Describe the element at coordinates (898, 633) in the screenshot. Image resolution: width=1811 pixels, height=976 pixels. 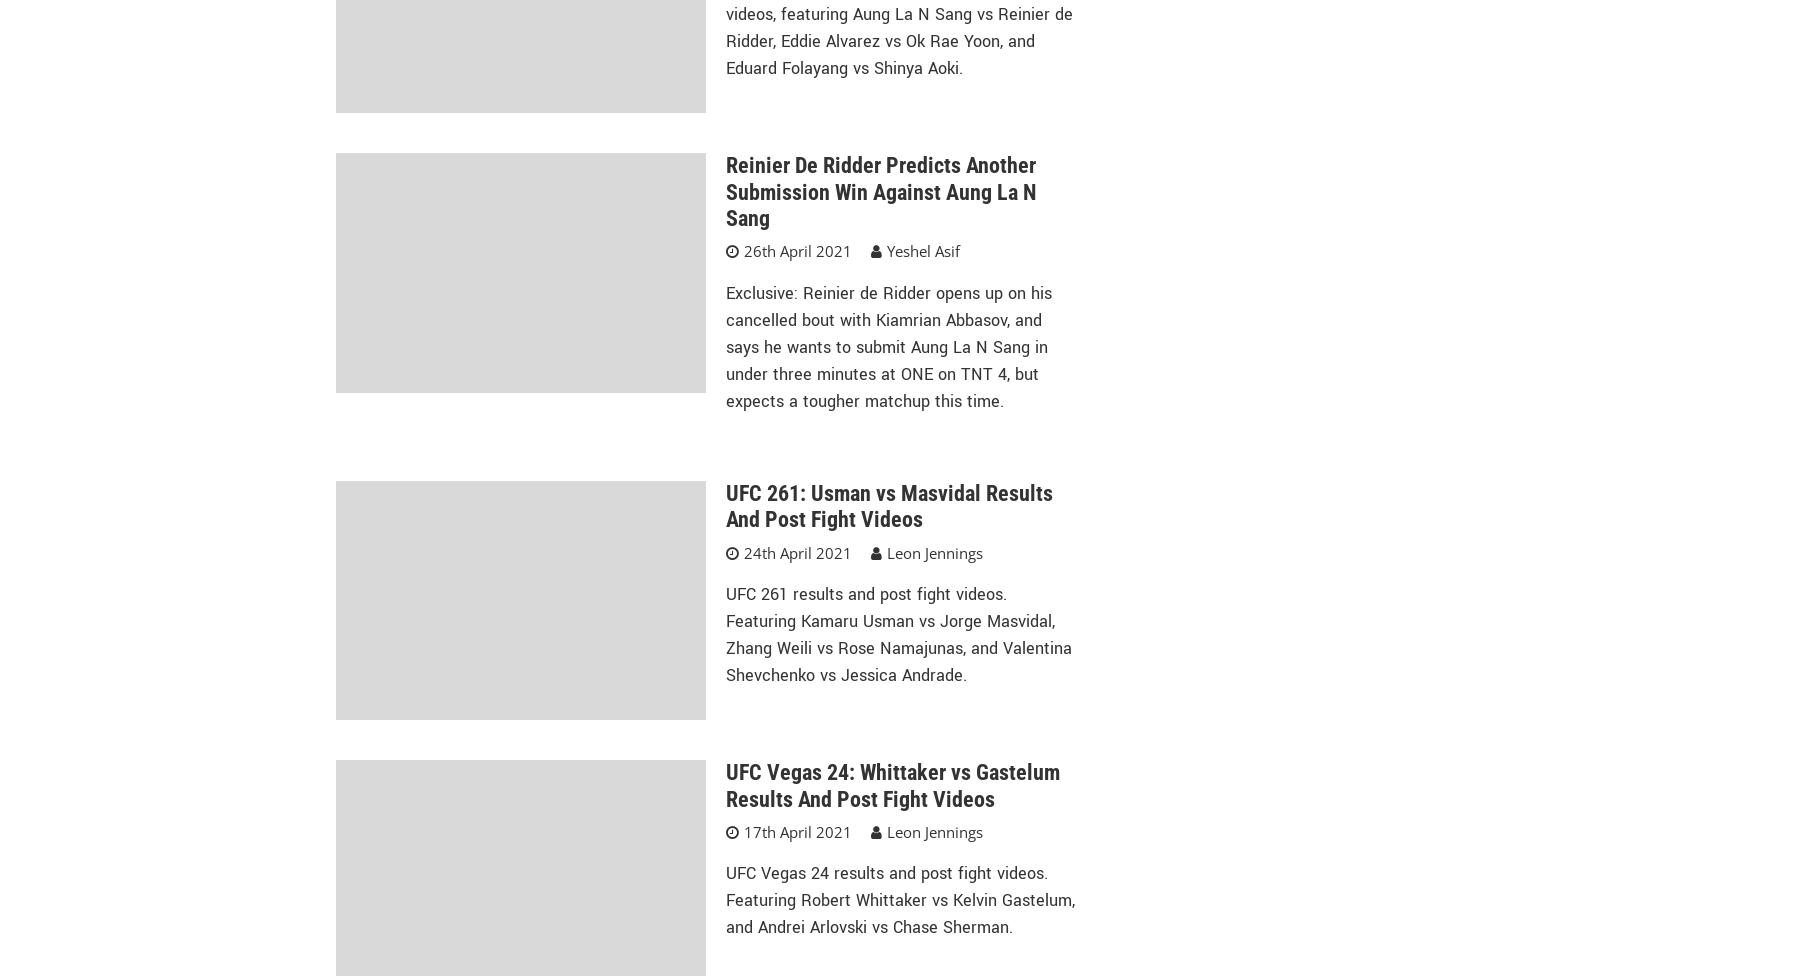
I see `'UFC 261 results and post fight videos. Featuring Kamaru Usman vs Jorge Masvidal, Zhang Weili vs Rose Namajunas, and Valentina Shevchenko vs Jessica Andrade.'` at that location.